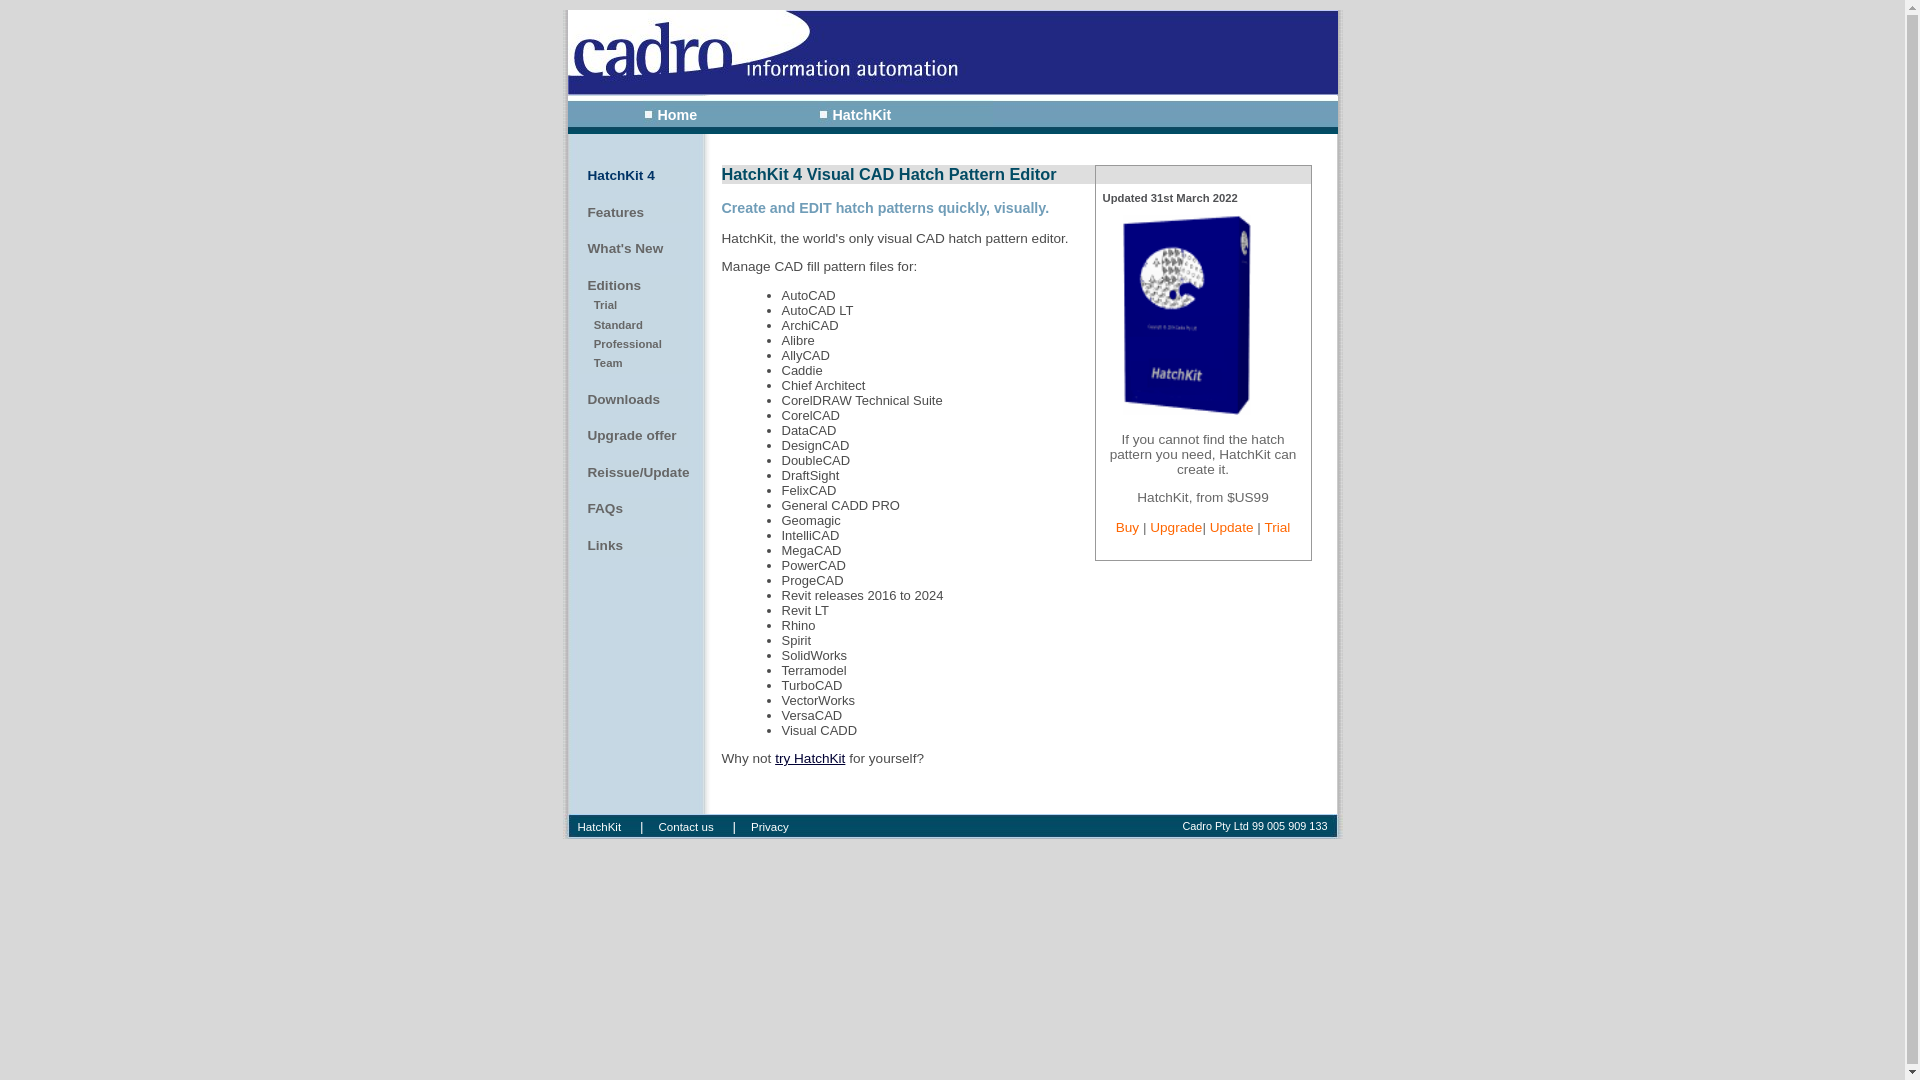  What do you see at coordinates (632, 212) in the screenshot?
I see `'Features'` at bounding box center [632, 212].